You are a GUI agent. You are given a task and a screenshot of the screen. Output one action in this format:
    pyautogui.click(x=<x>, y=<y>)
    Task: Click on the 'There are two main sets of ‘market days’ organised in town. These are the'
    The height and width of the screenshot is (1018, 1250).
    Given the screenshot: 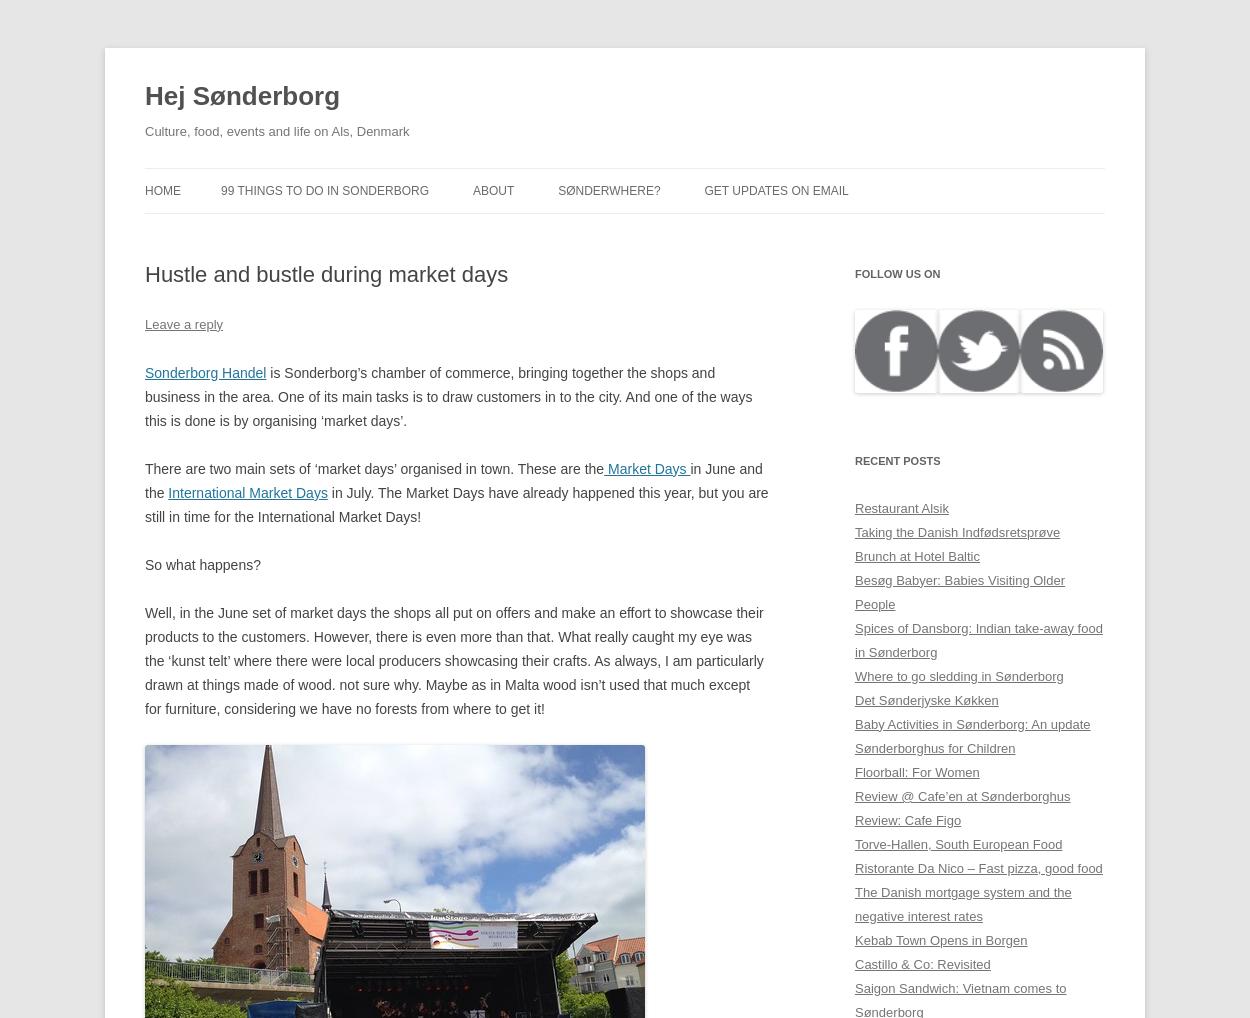 What is the action you would take?
    pyautogui.click(x=373, y=467)
    